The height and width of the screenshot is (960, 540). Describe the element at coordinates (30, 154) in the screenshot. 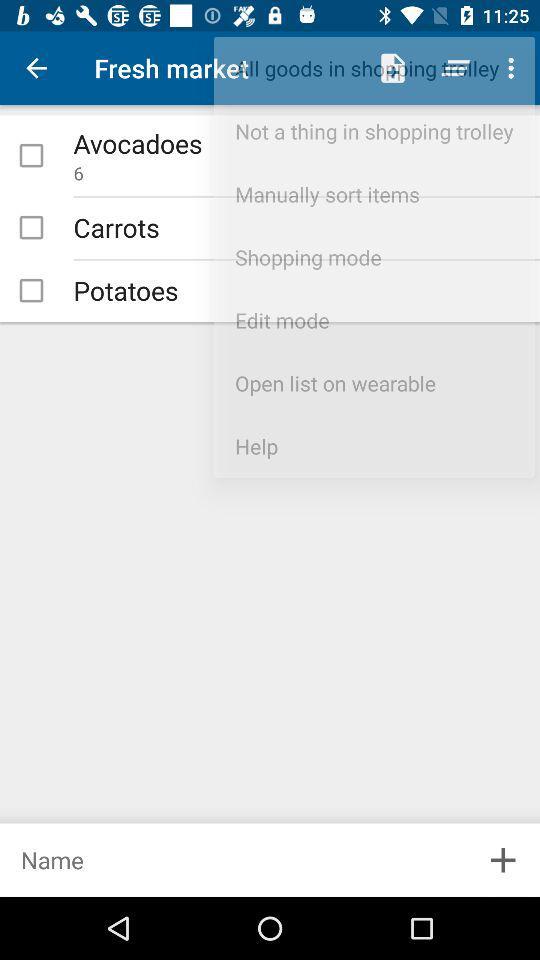

I see `button` at that location.